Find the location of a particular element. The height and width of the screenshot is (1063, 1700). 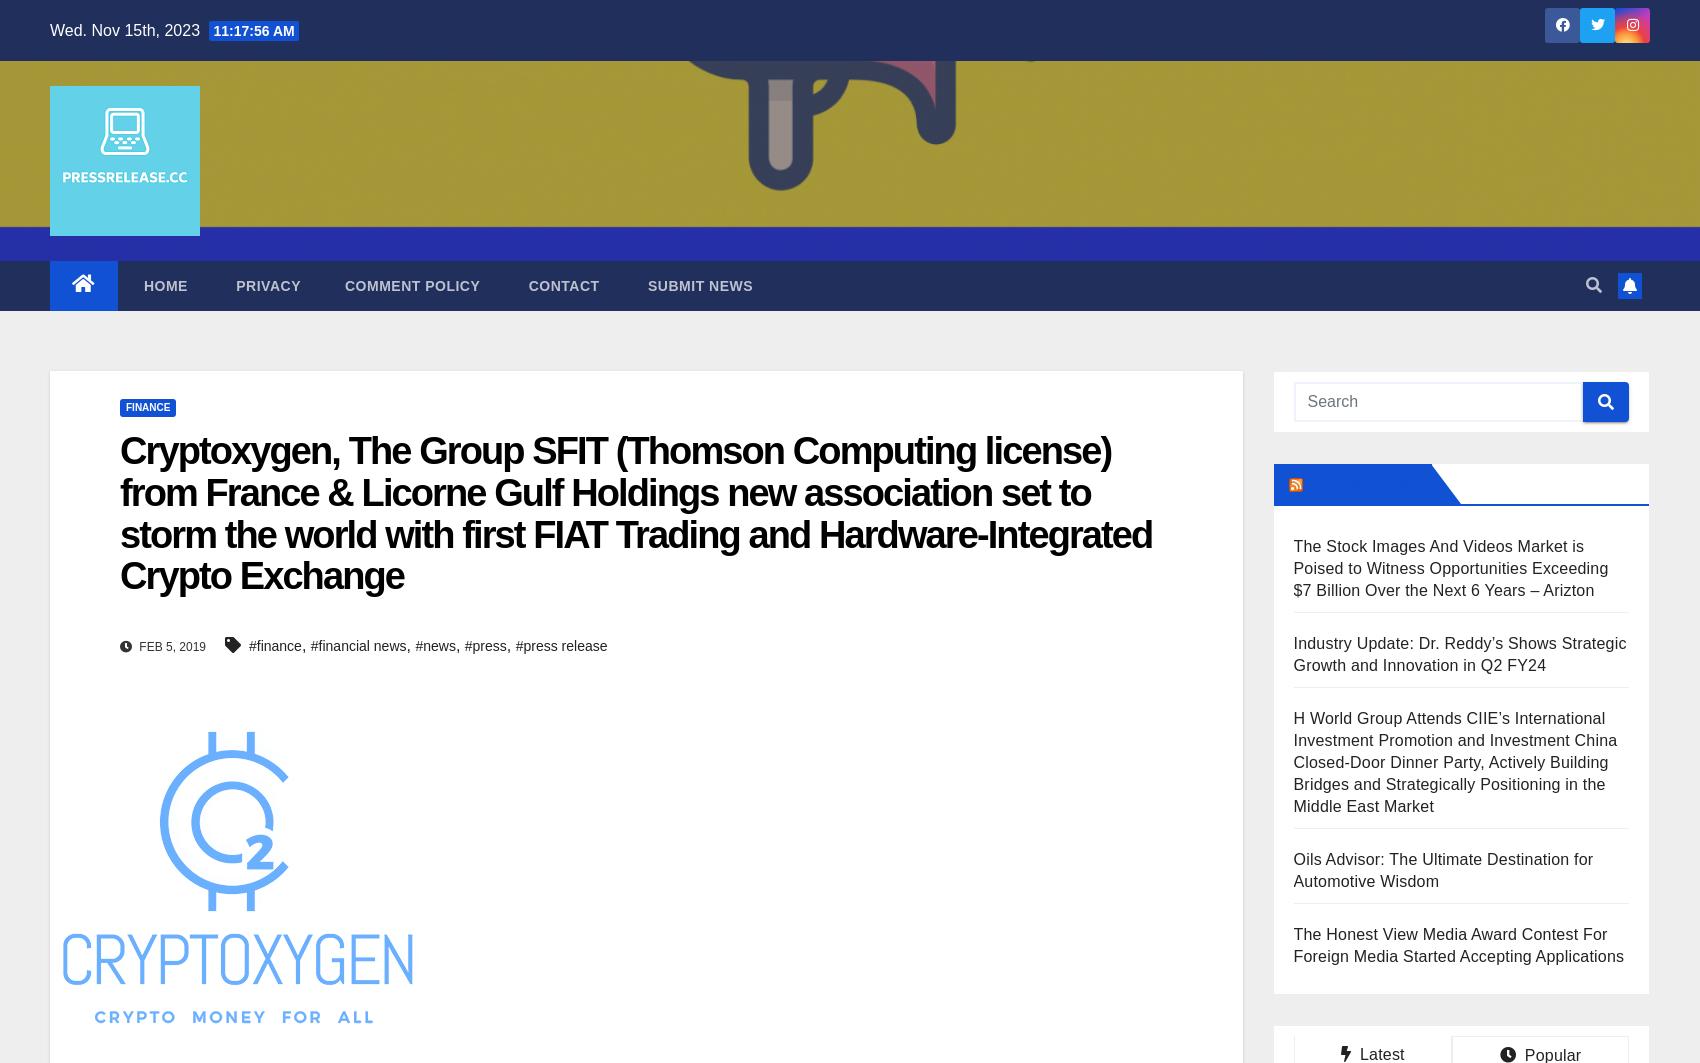

'The Honest View Media Award Contest For Foreign Media Started Accepting Applications' is located at coordinates (1457, 944).